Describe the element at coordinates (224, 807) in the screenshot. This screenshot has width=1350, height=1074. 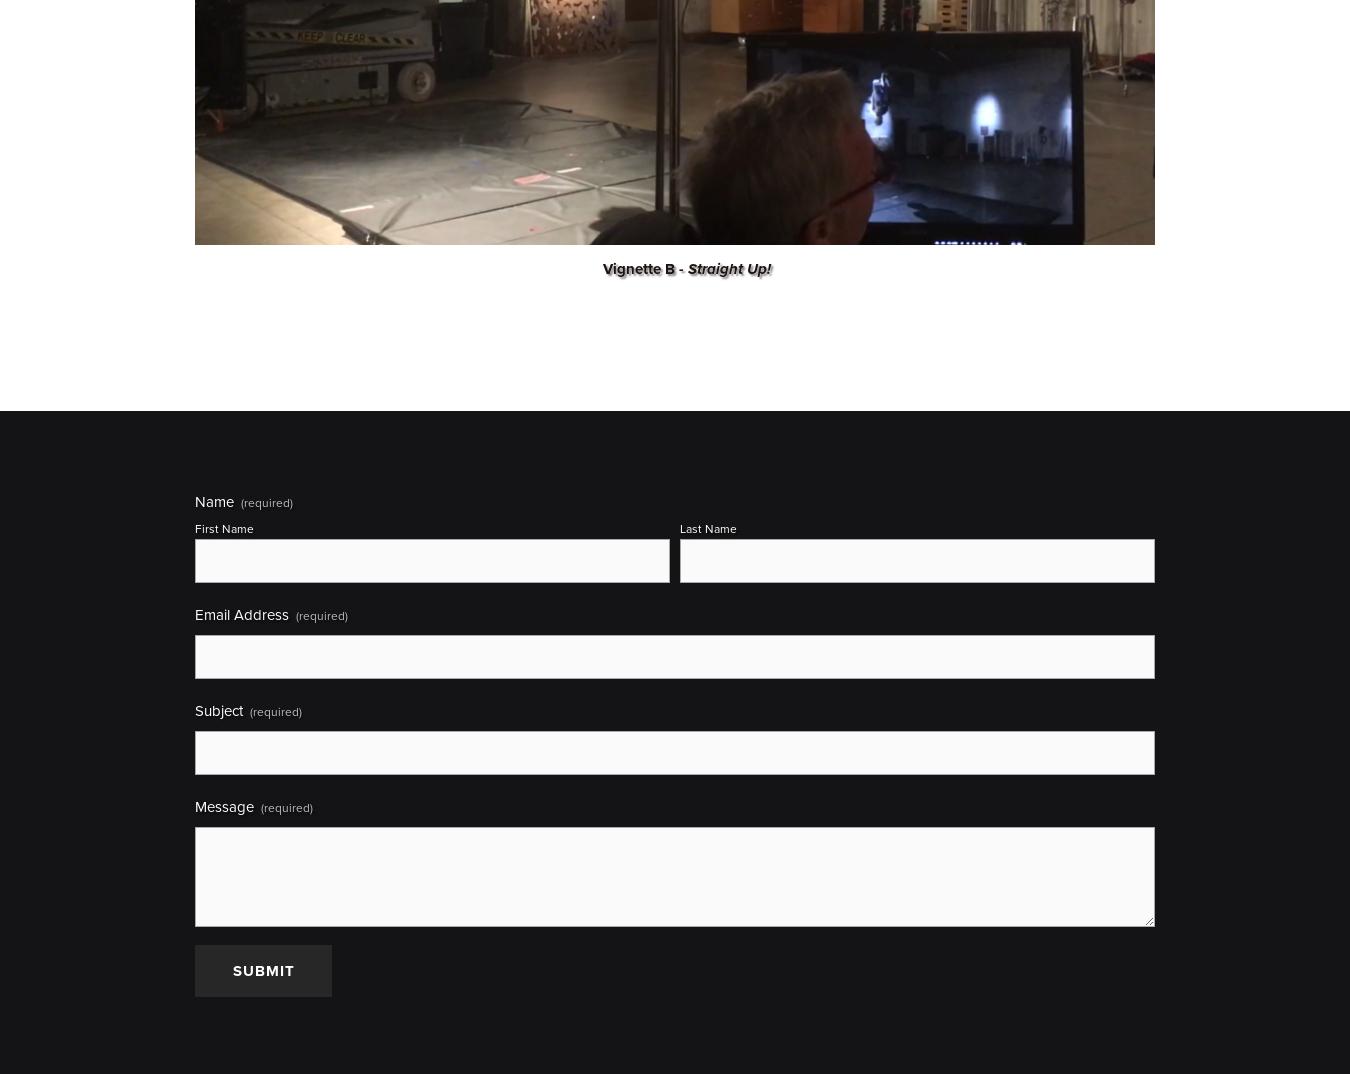
I see `'Message'` at that location.